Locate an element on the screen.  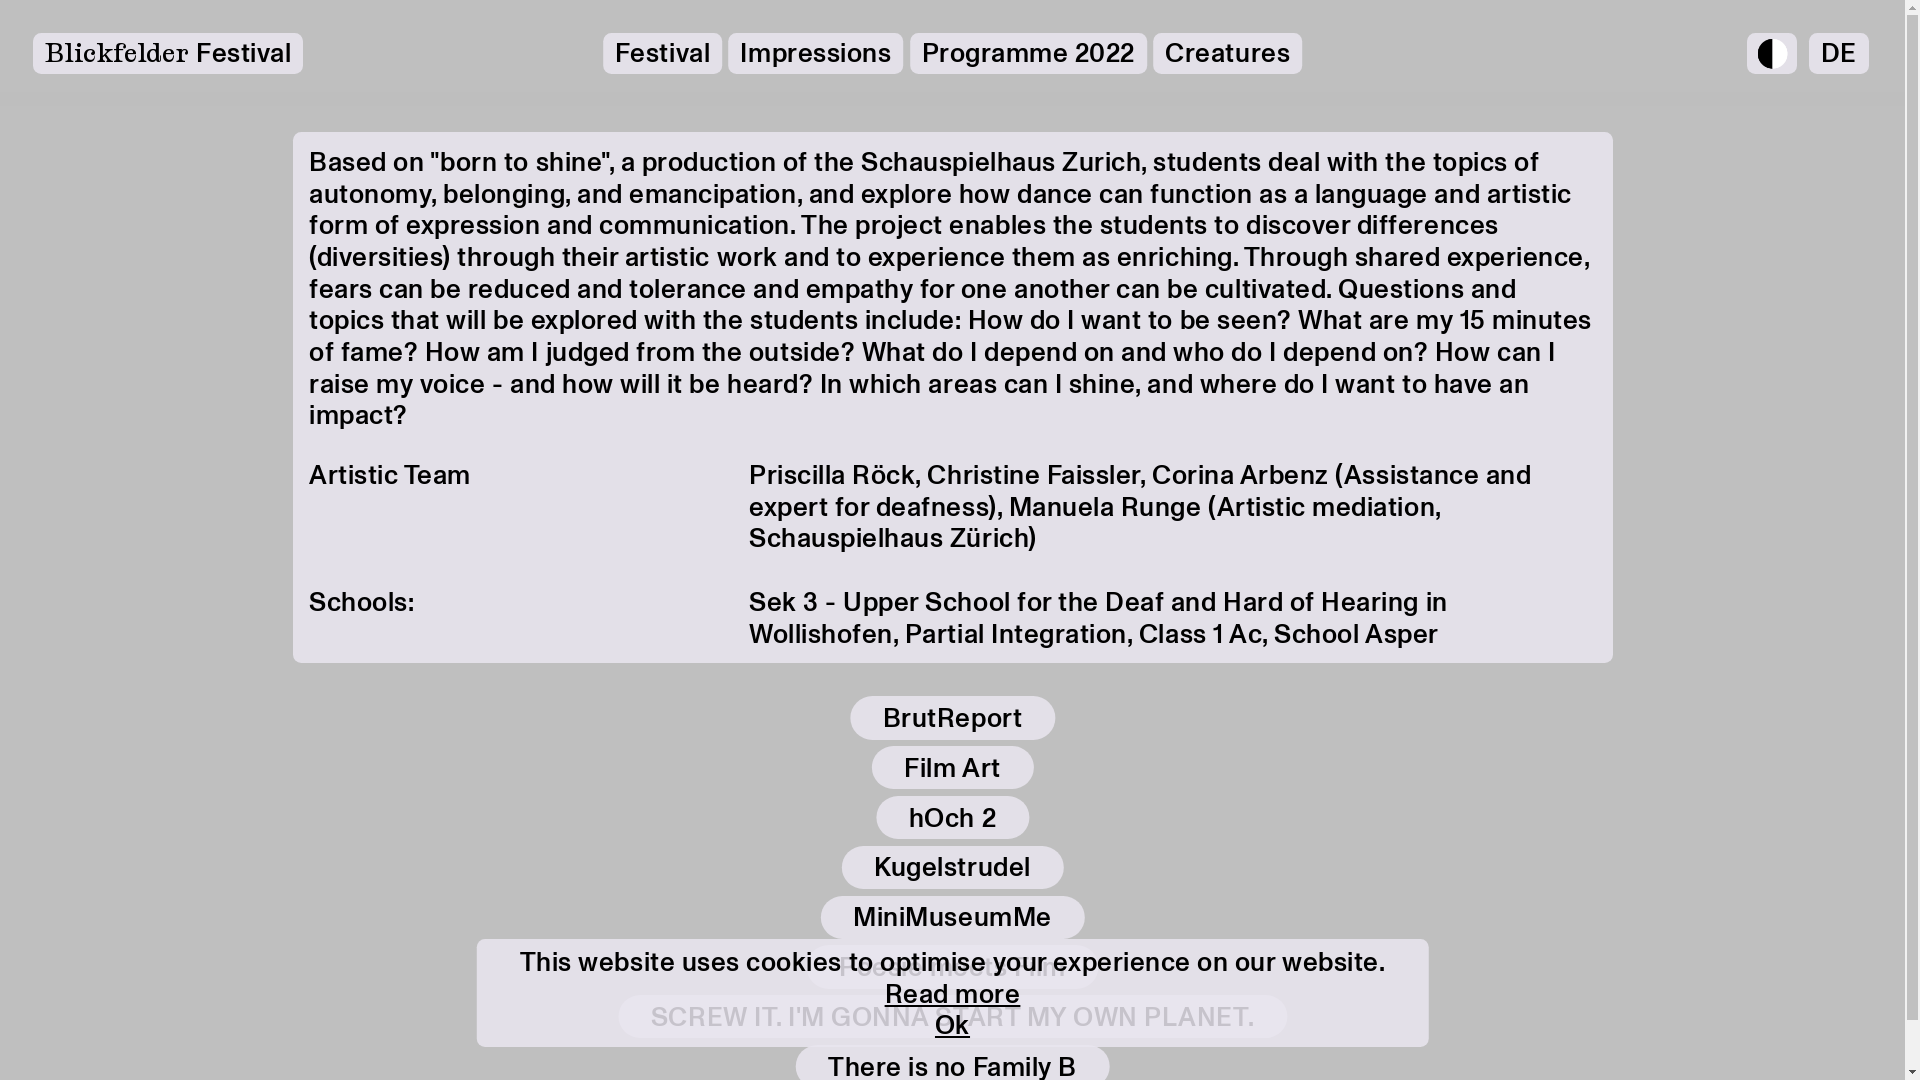
'Programme 2022' is located at coordinates (1028, 52).